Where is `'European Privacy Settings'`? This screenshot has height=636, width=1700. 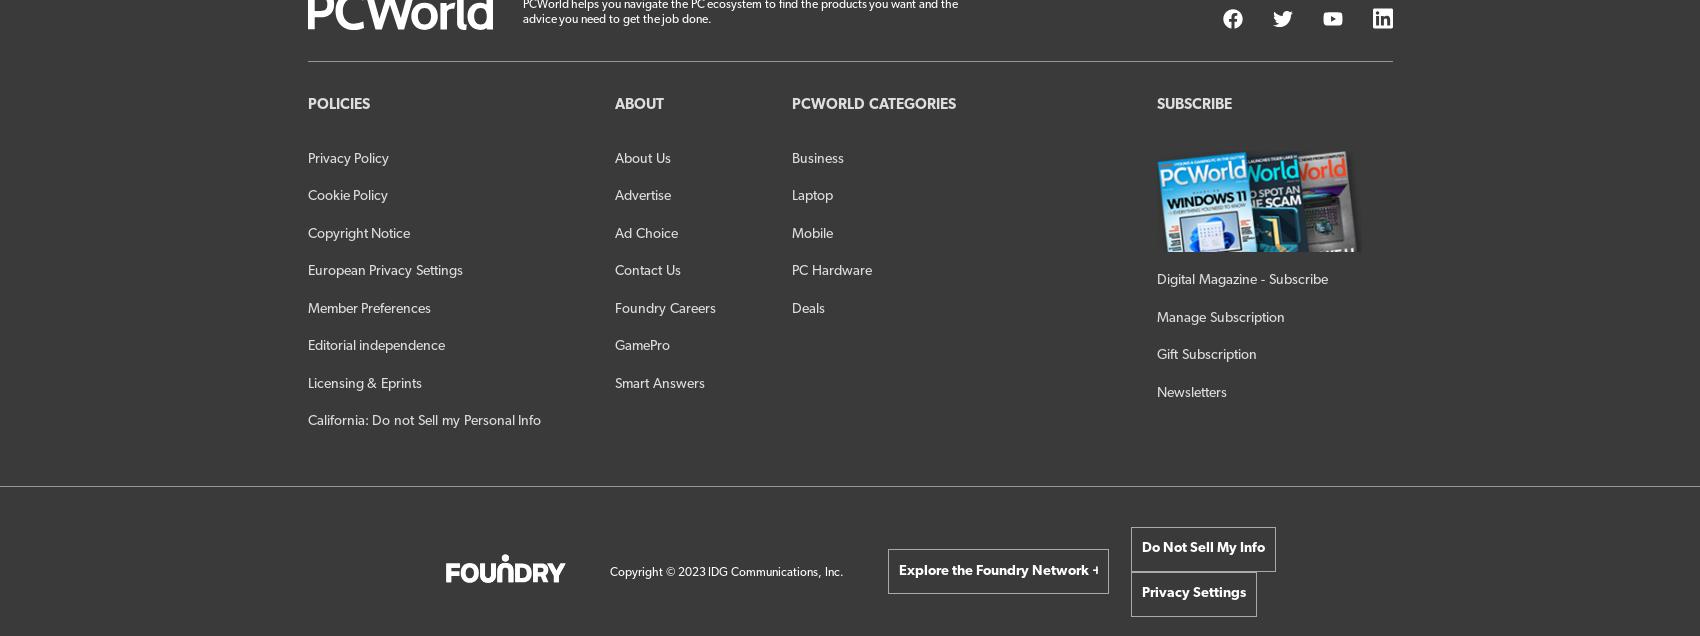
'European Privacy Settings' is located at coordinates (384, 271).